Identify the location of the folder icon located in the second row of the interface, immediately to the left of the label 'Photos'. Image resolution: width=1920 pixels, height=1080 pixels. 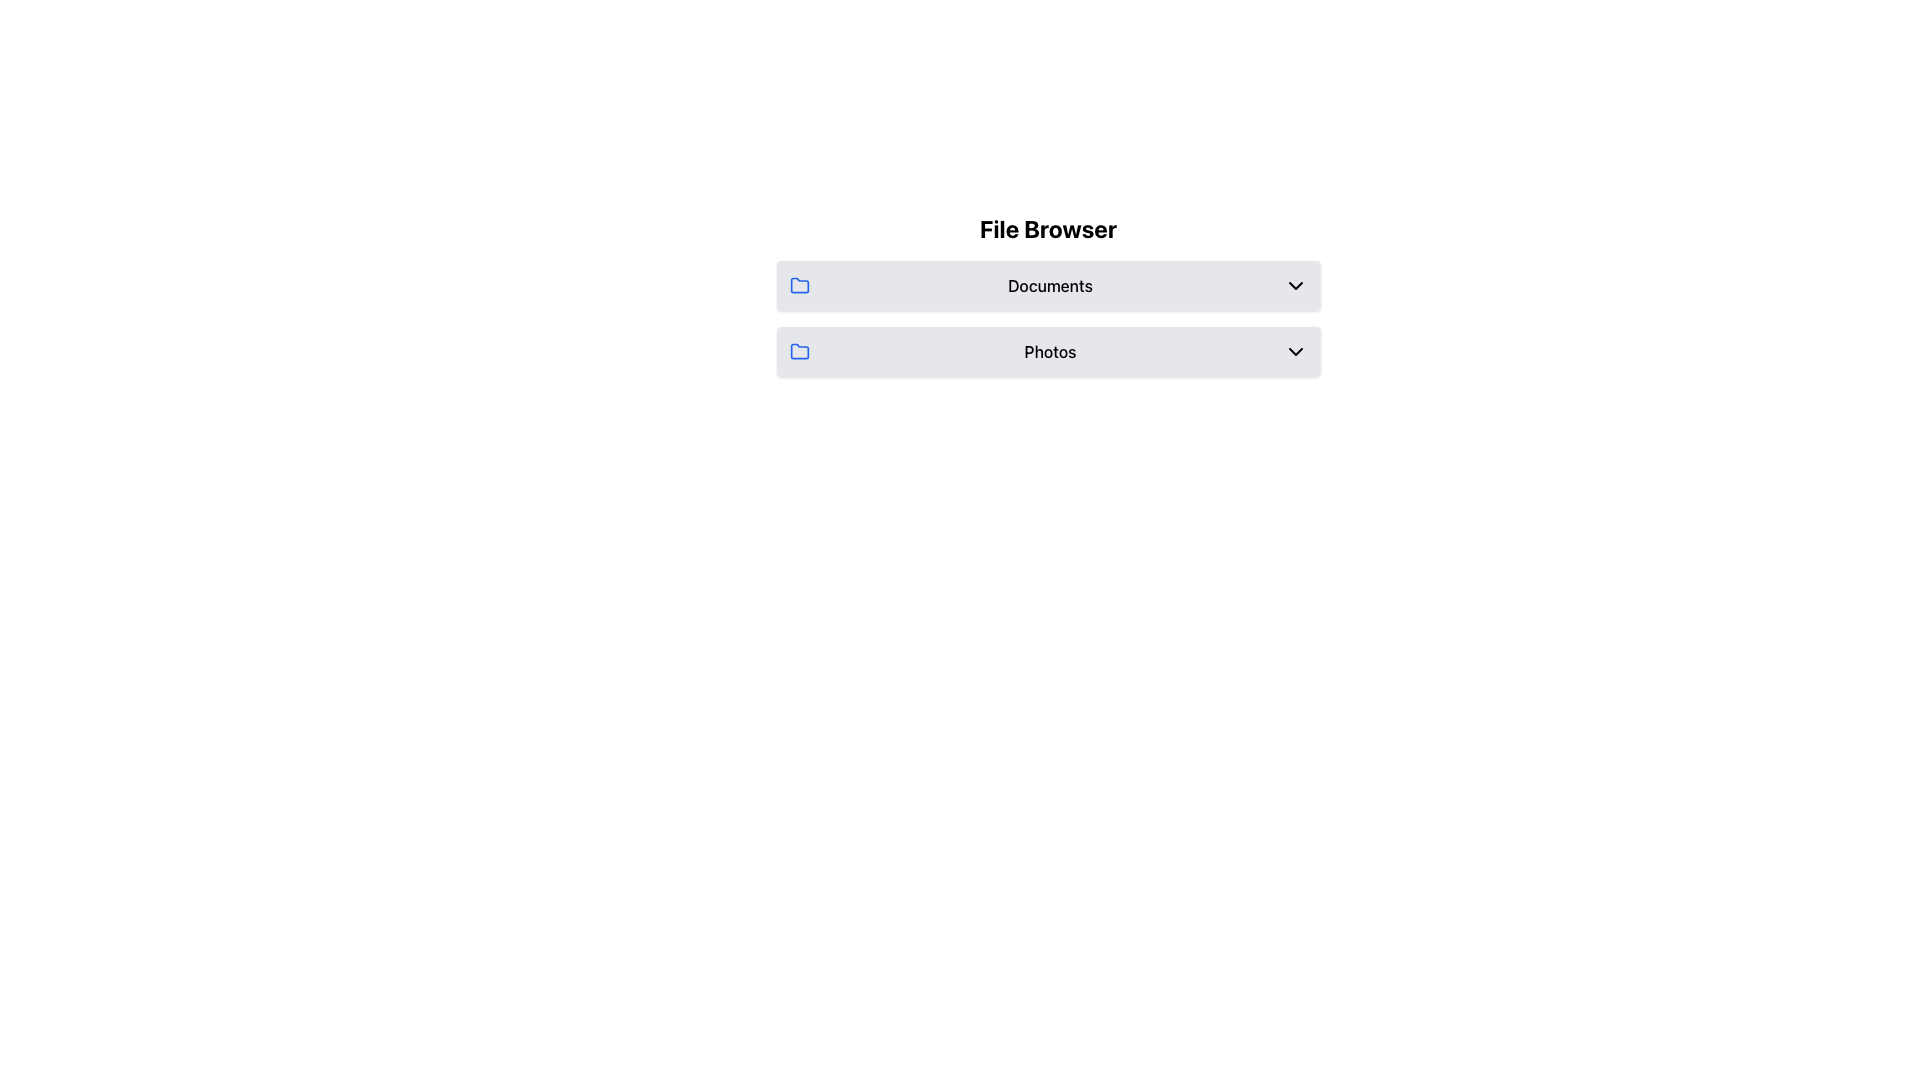
(798, 350).